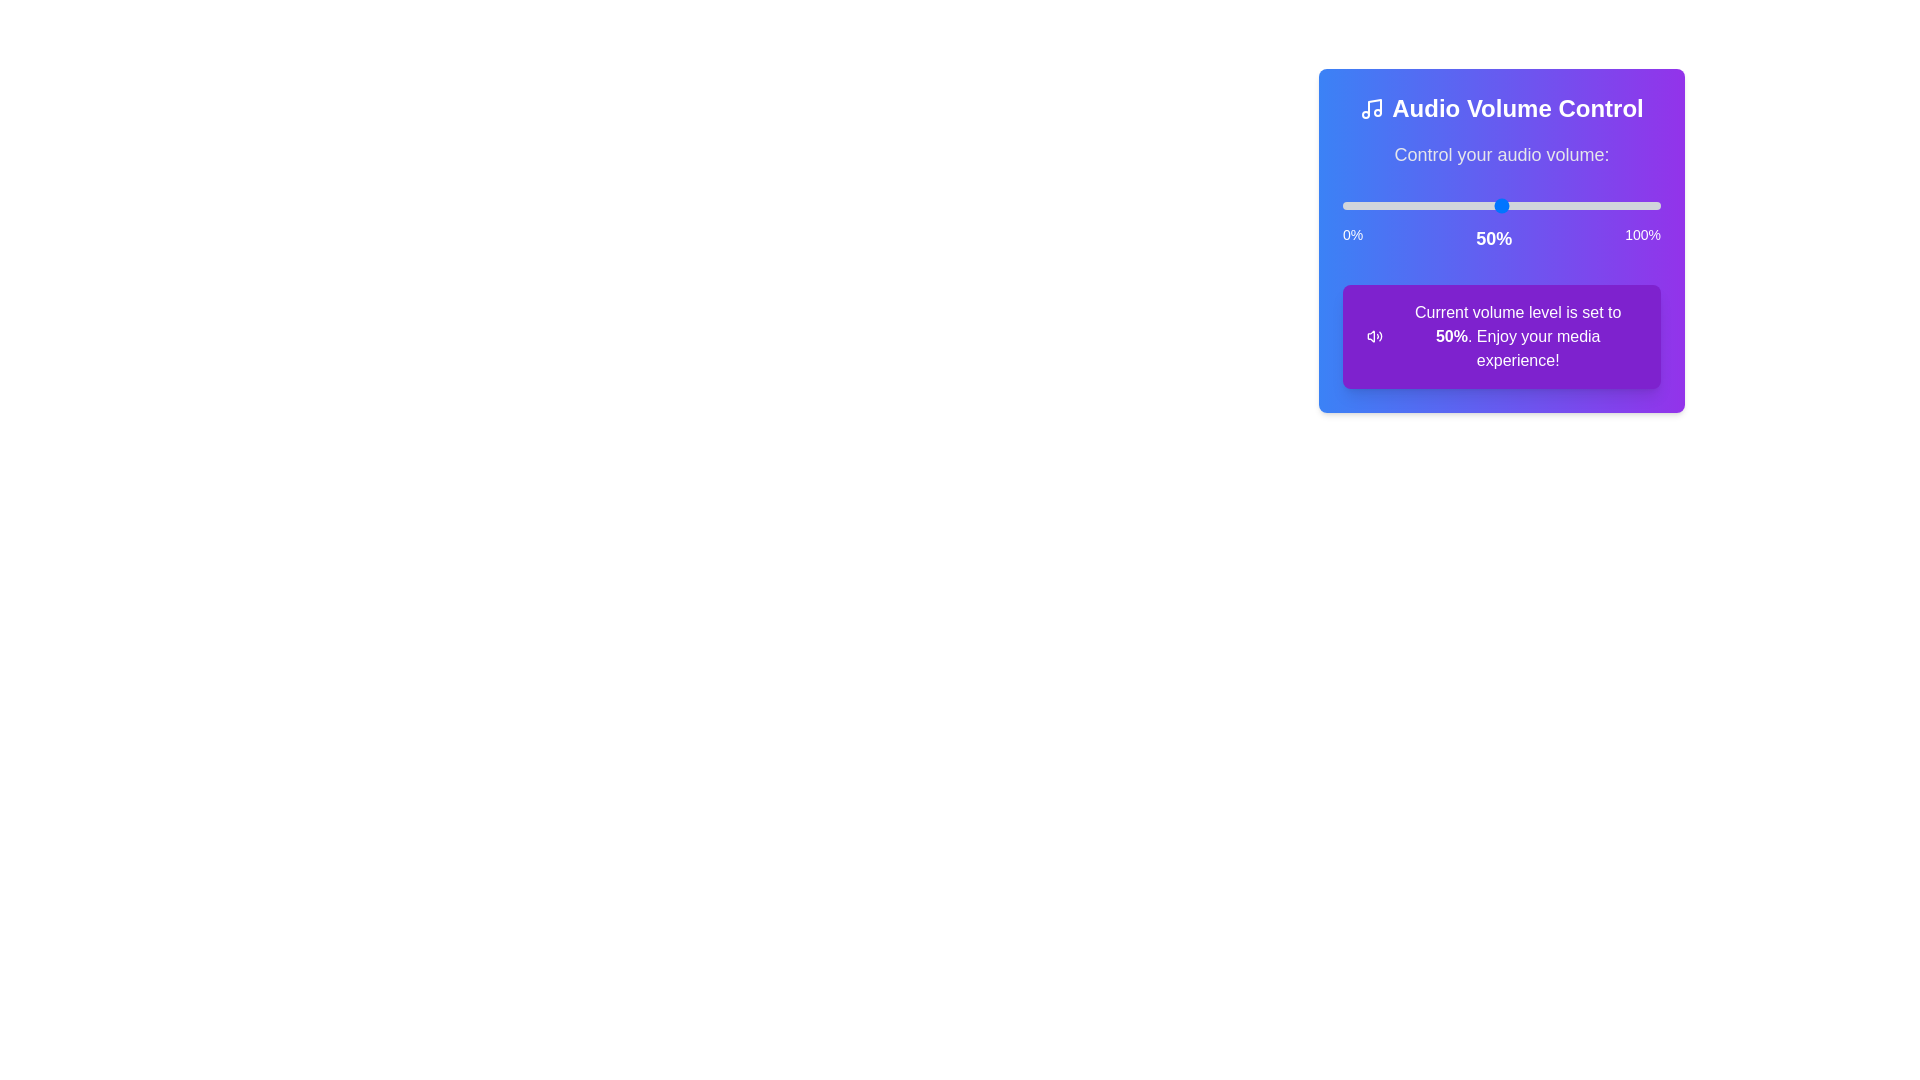  Describe the element at coordinates (1626, 205) in the screenshot. I see `the volume slider to set the volume to 89%` at that location.